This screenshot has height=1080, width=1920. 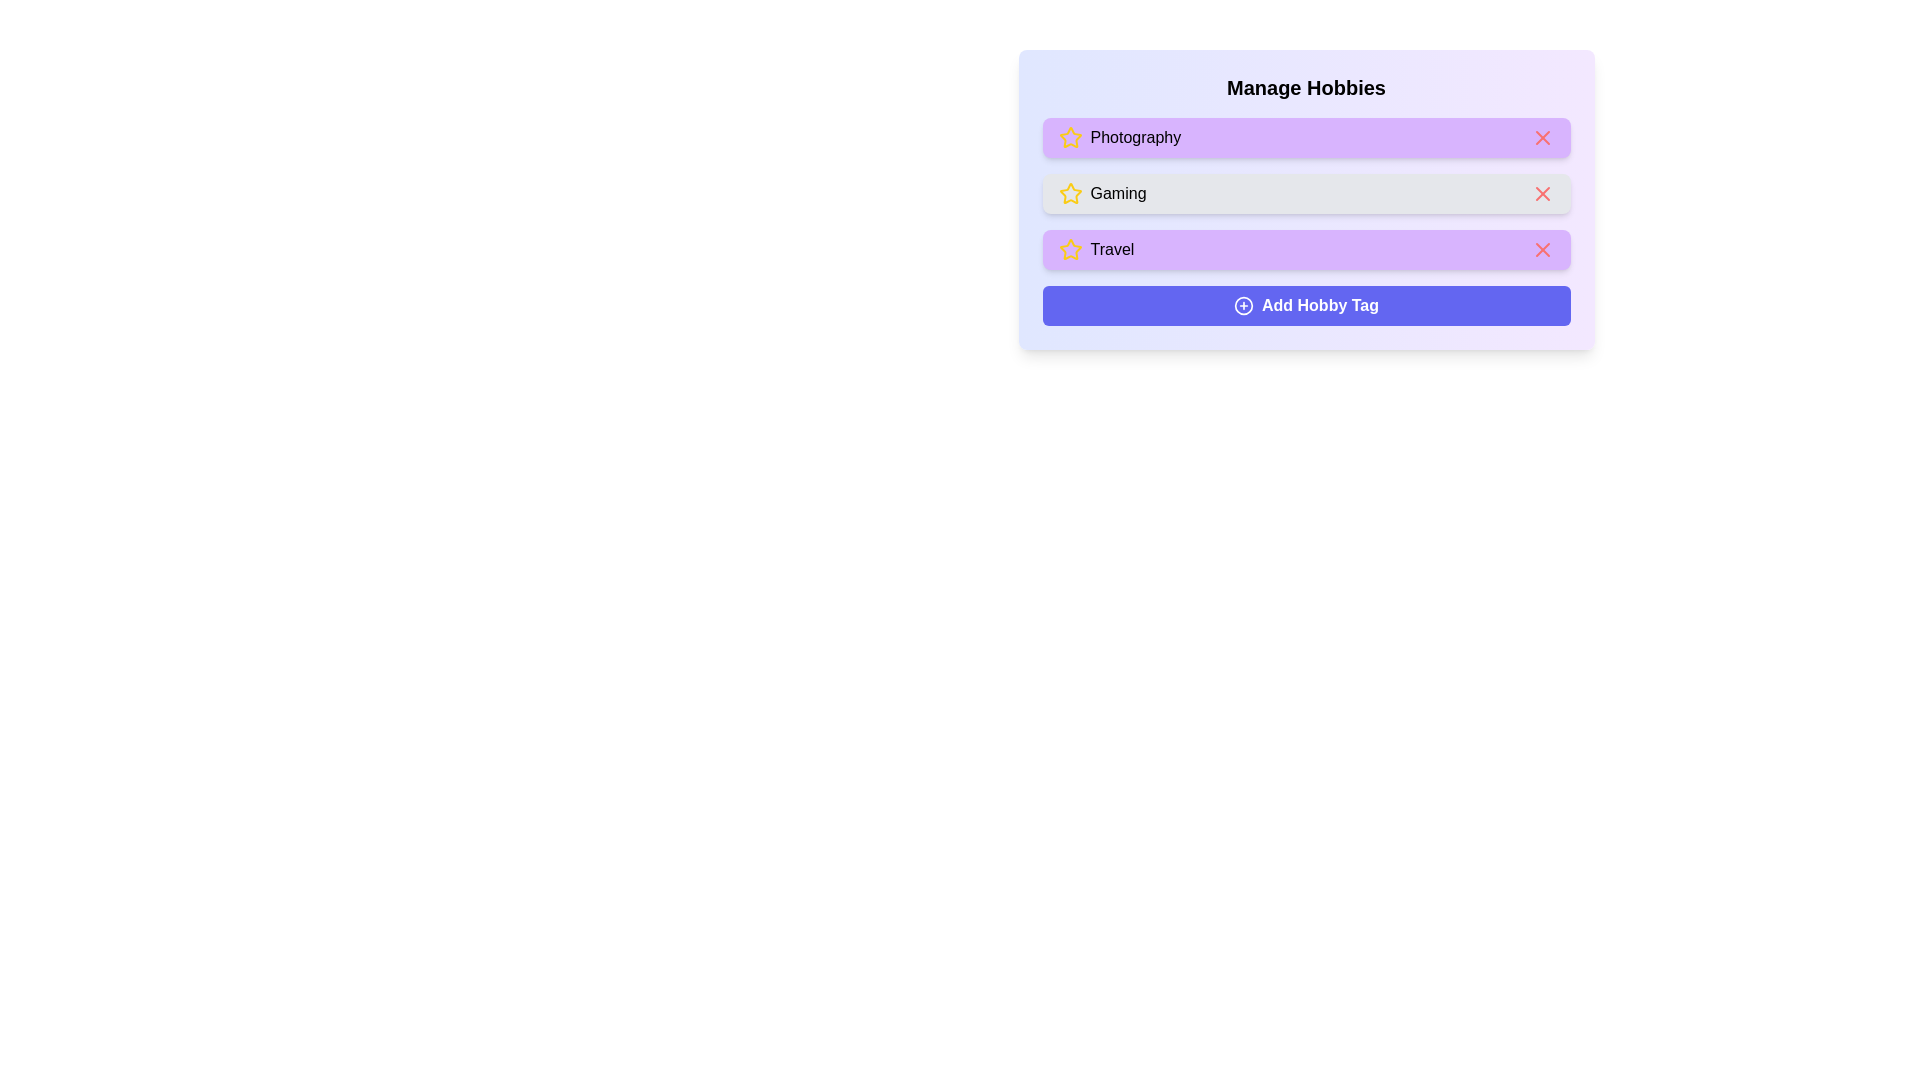 I want to click on the 'Add Hobby Tag' button to add a new hobby tag, so click(x=1306, y=305).